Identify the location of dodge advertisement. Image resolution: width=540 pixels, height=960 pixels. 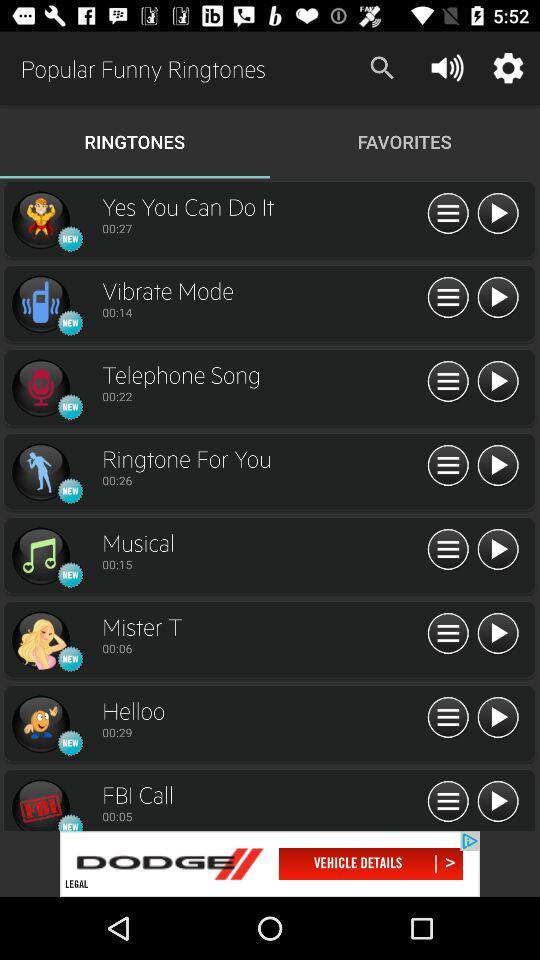
(270, 863).